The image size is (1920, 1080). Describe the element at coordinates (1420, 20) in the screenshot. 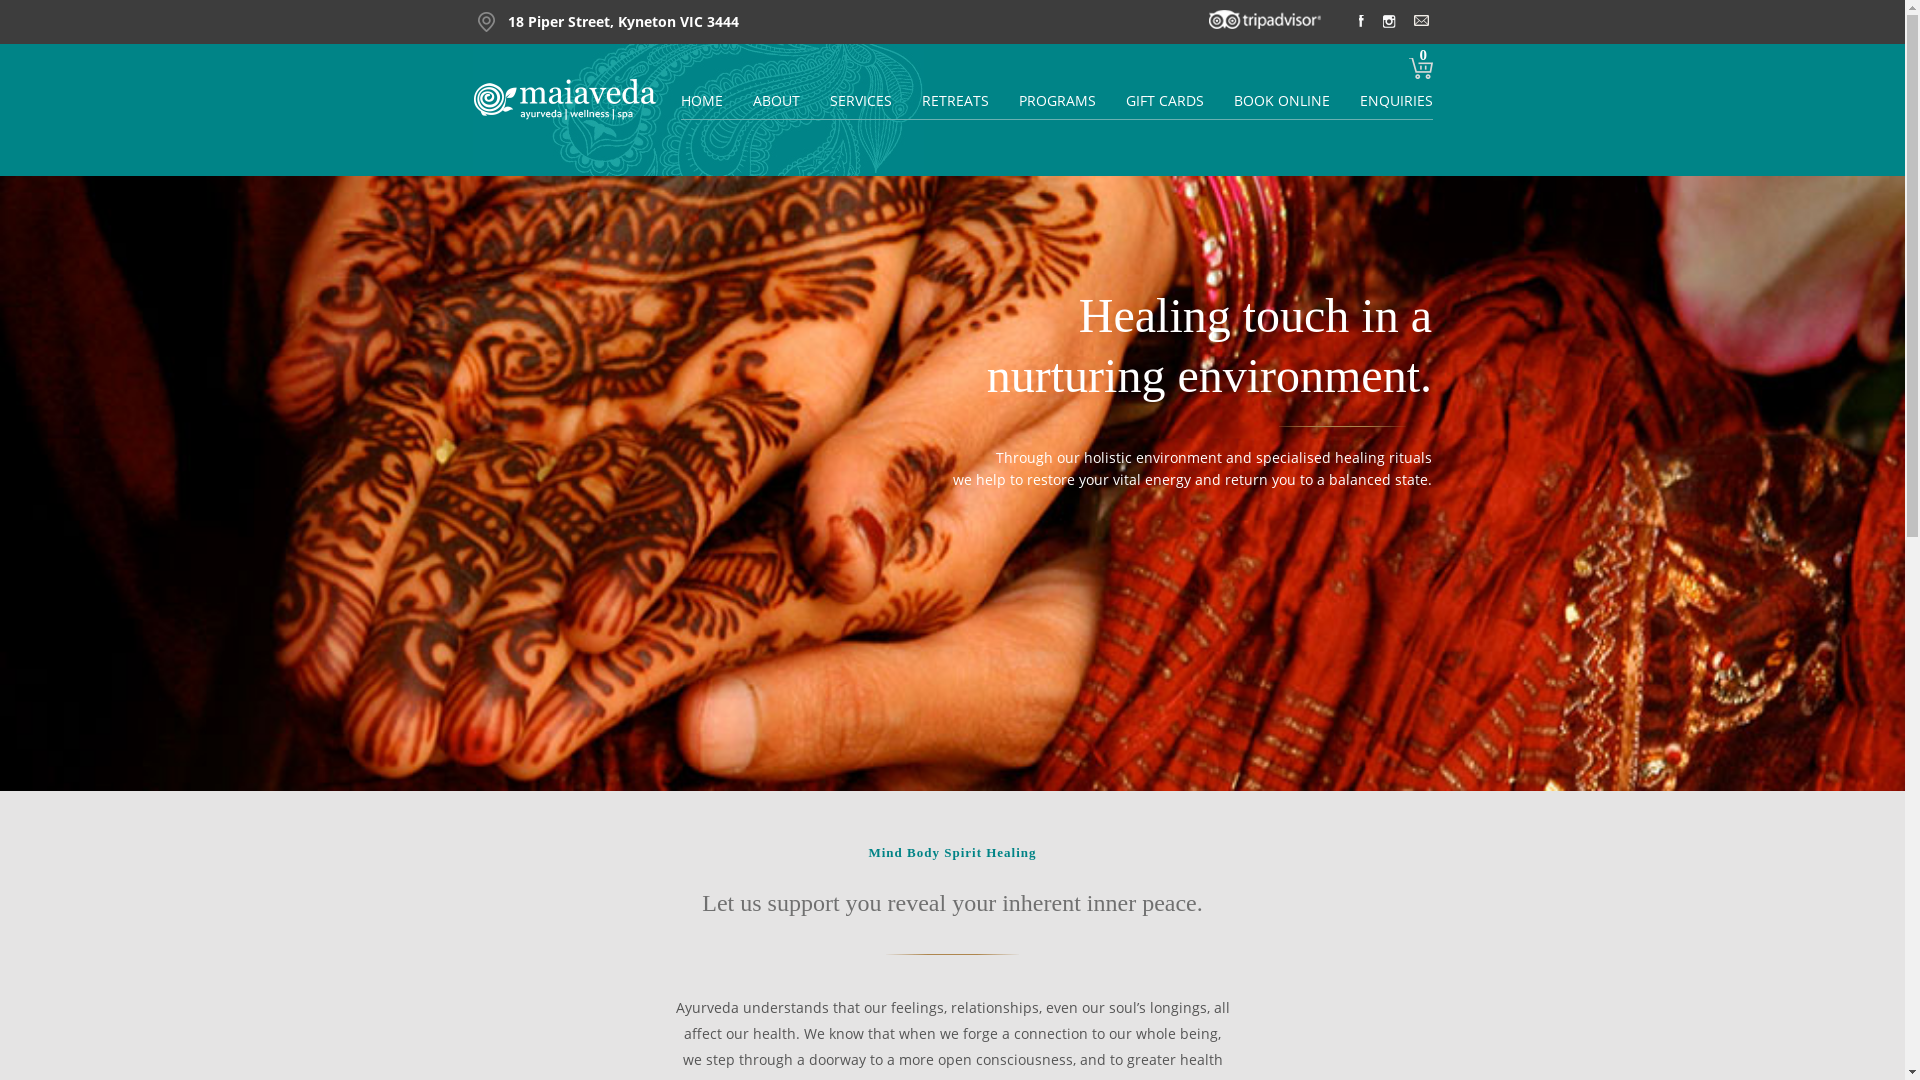

I see `' '` at that location.